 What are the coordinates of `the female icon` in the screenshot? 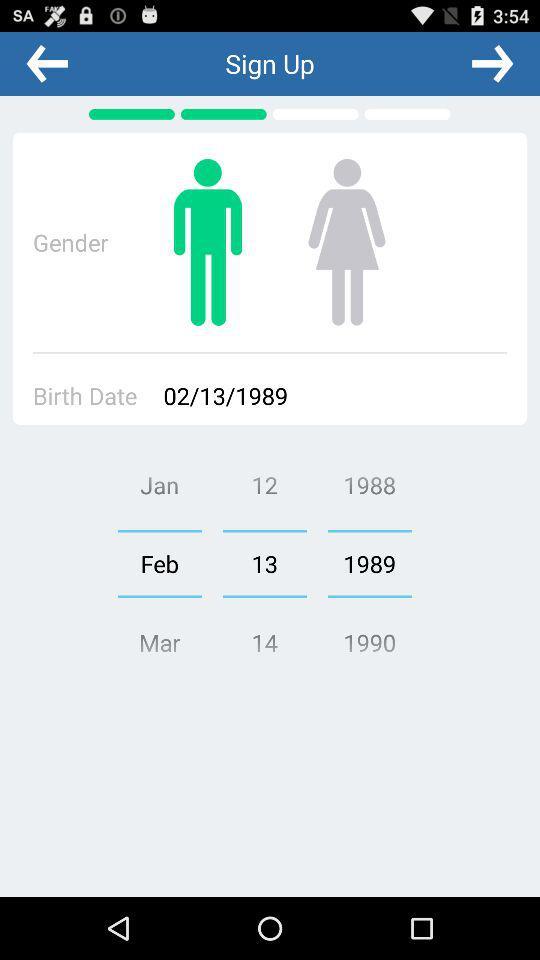 It's located at (346, 241).